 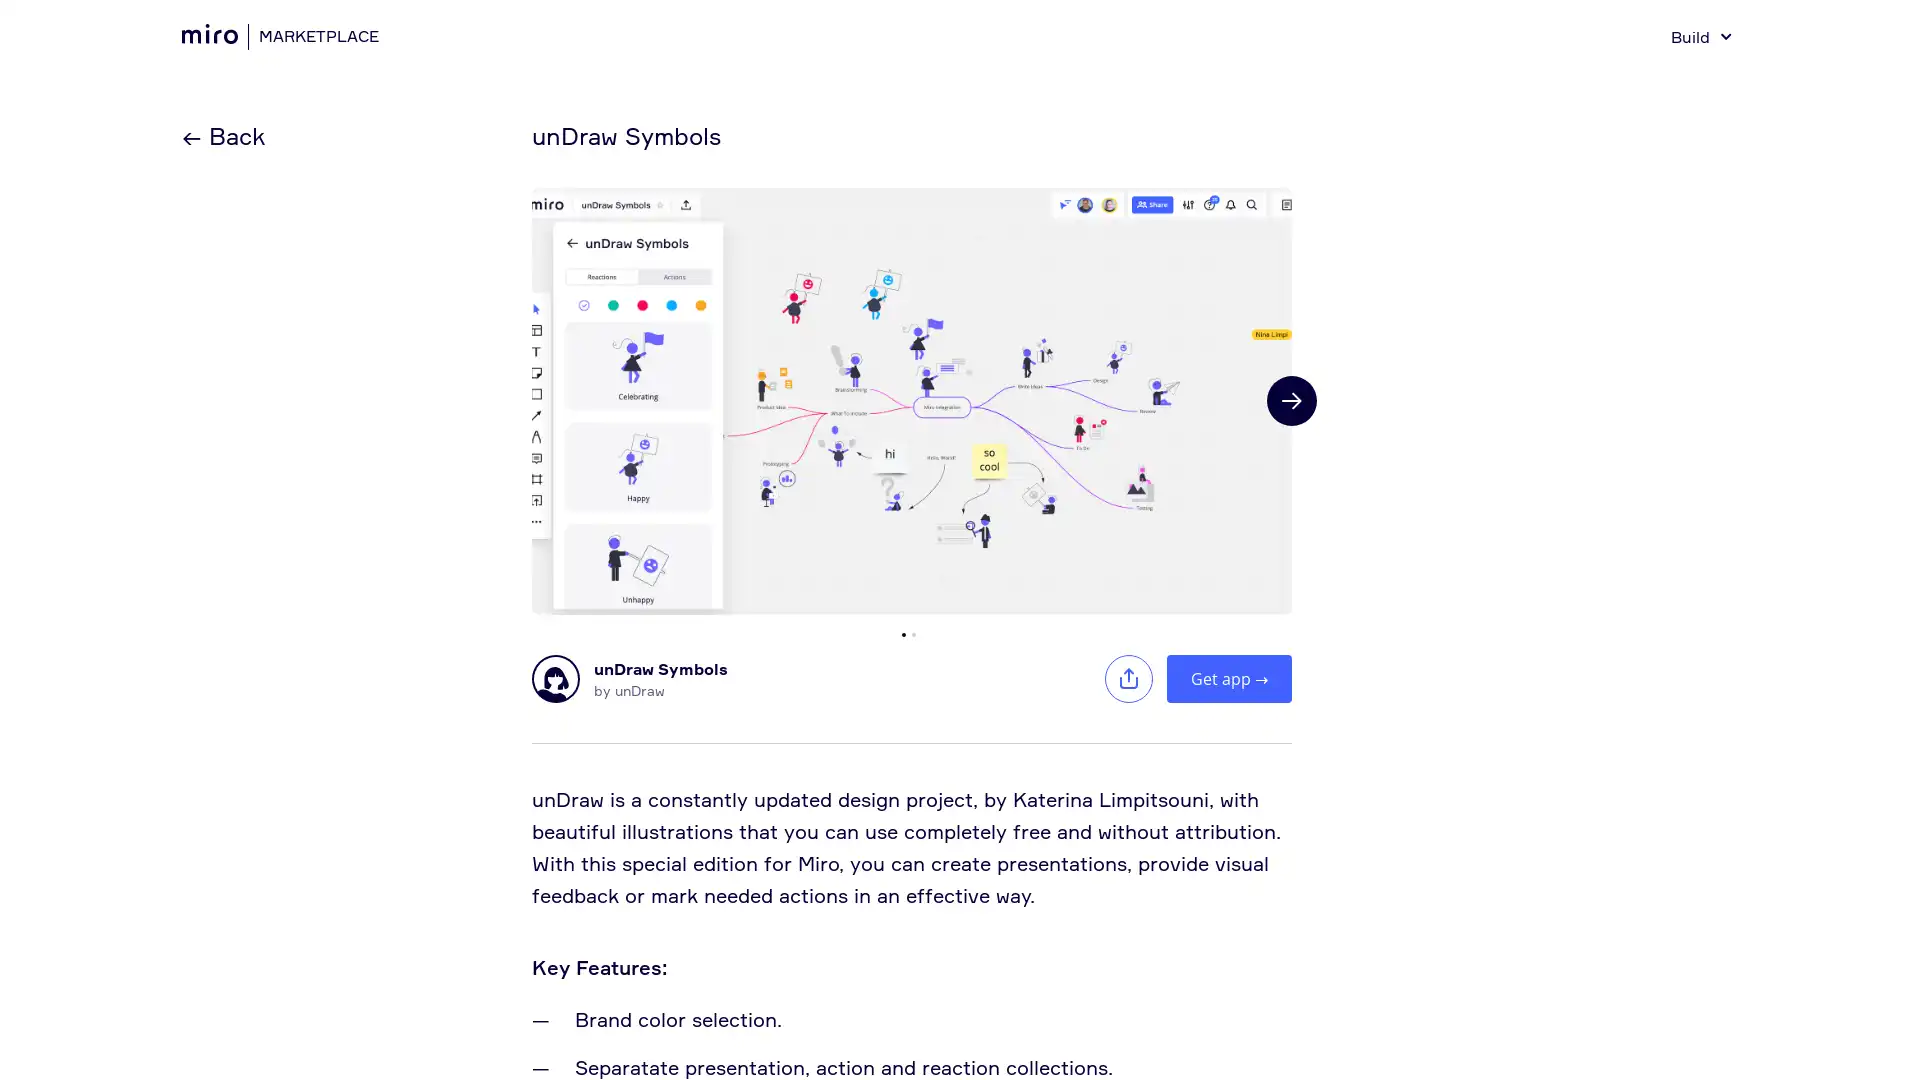 What do you see at coordinates (912, 633) in the screenshot?
I see `Go to slide 2` at bounding box center [912, 633].